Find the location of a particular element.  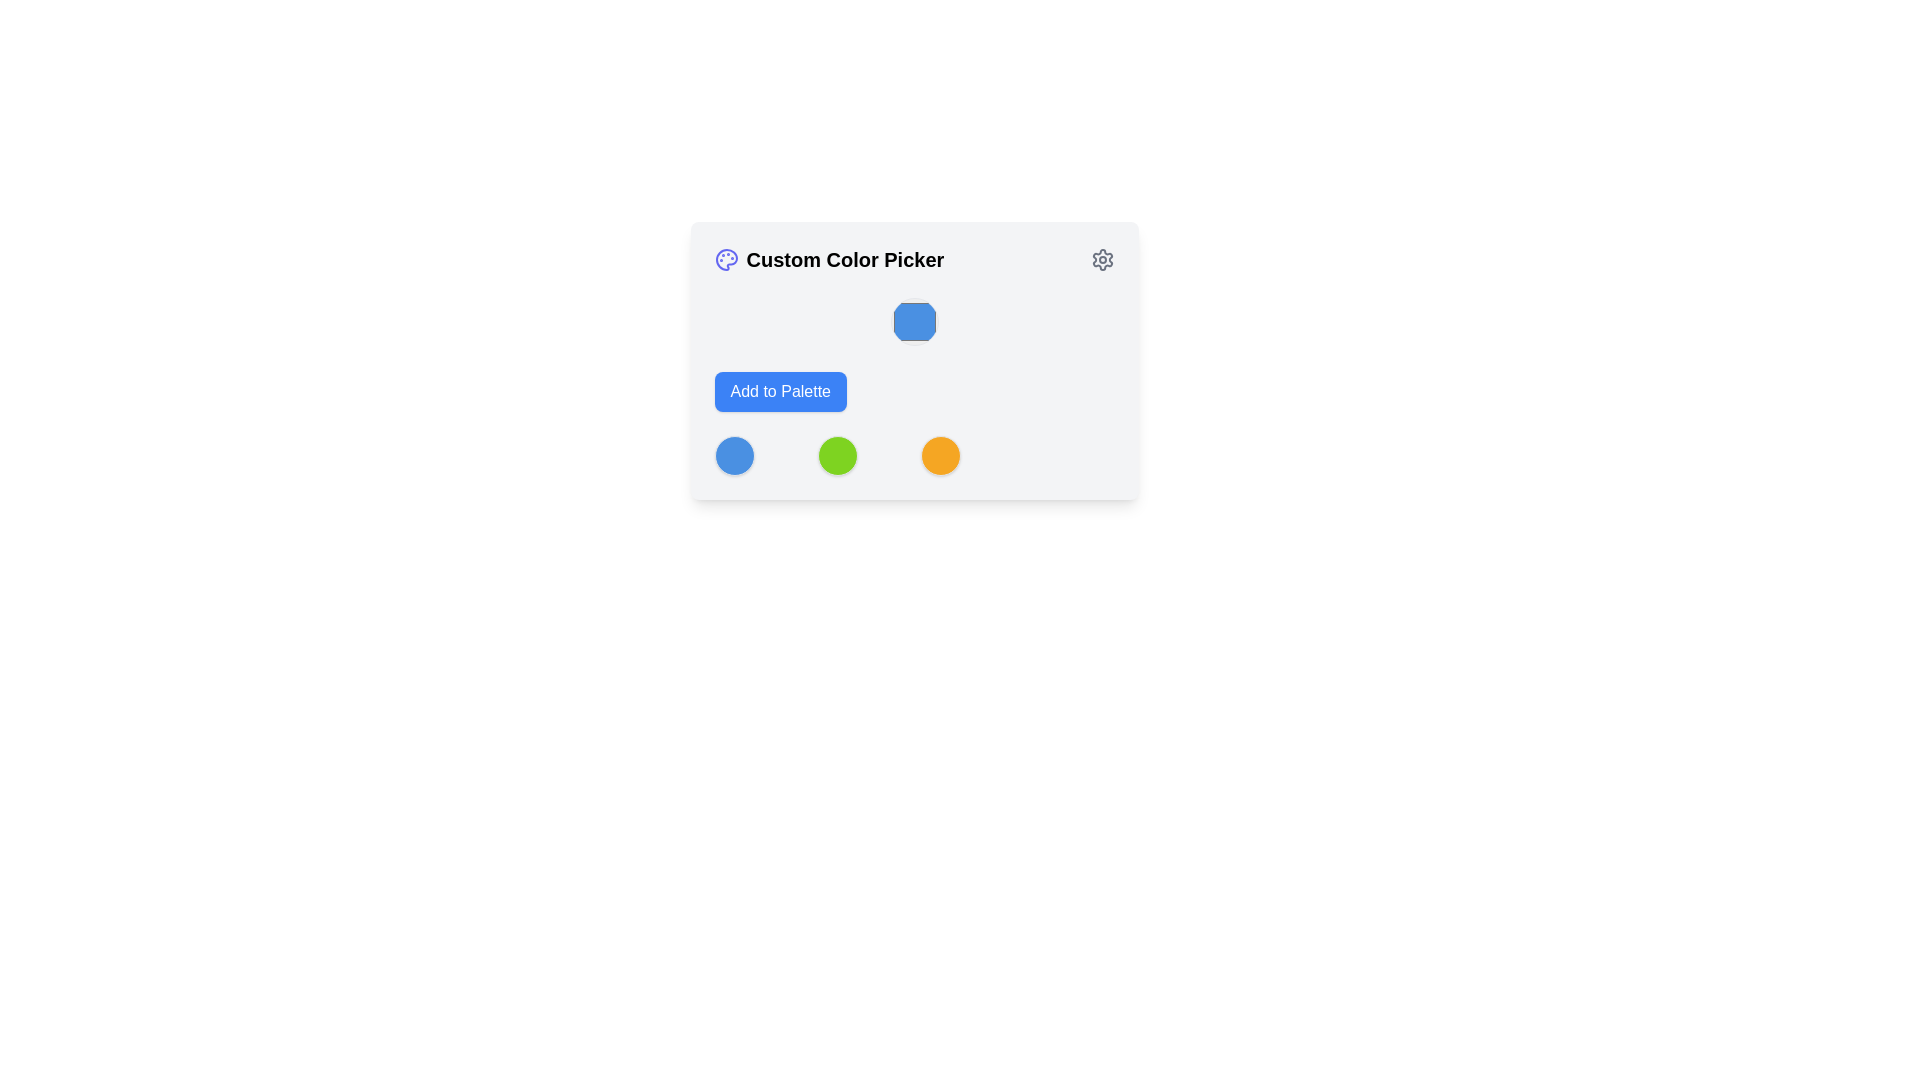

the gear-shaped icon located is located at coordinates (1101, 258).